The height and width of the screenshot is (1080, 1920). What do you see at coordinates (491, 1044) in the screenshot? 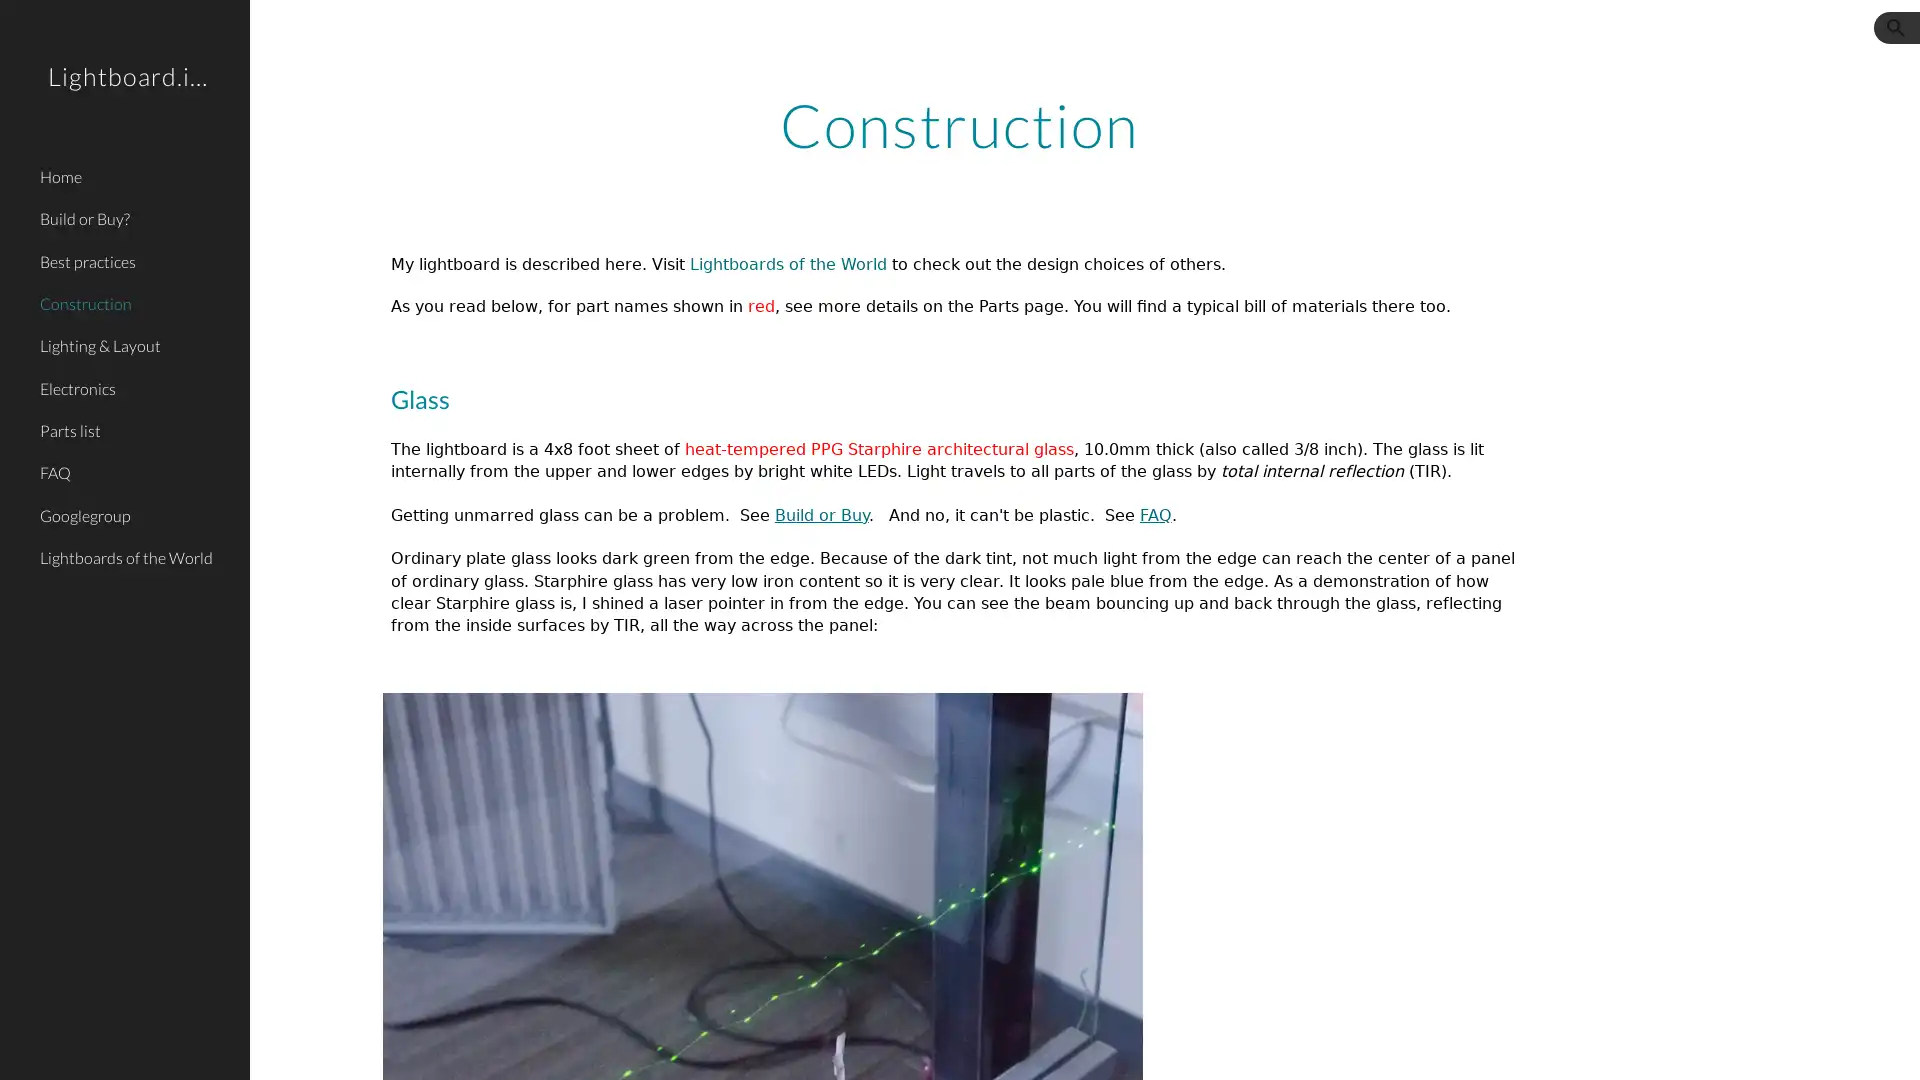
I see `Report abuse` at bounding box center [491, 1044].